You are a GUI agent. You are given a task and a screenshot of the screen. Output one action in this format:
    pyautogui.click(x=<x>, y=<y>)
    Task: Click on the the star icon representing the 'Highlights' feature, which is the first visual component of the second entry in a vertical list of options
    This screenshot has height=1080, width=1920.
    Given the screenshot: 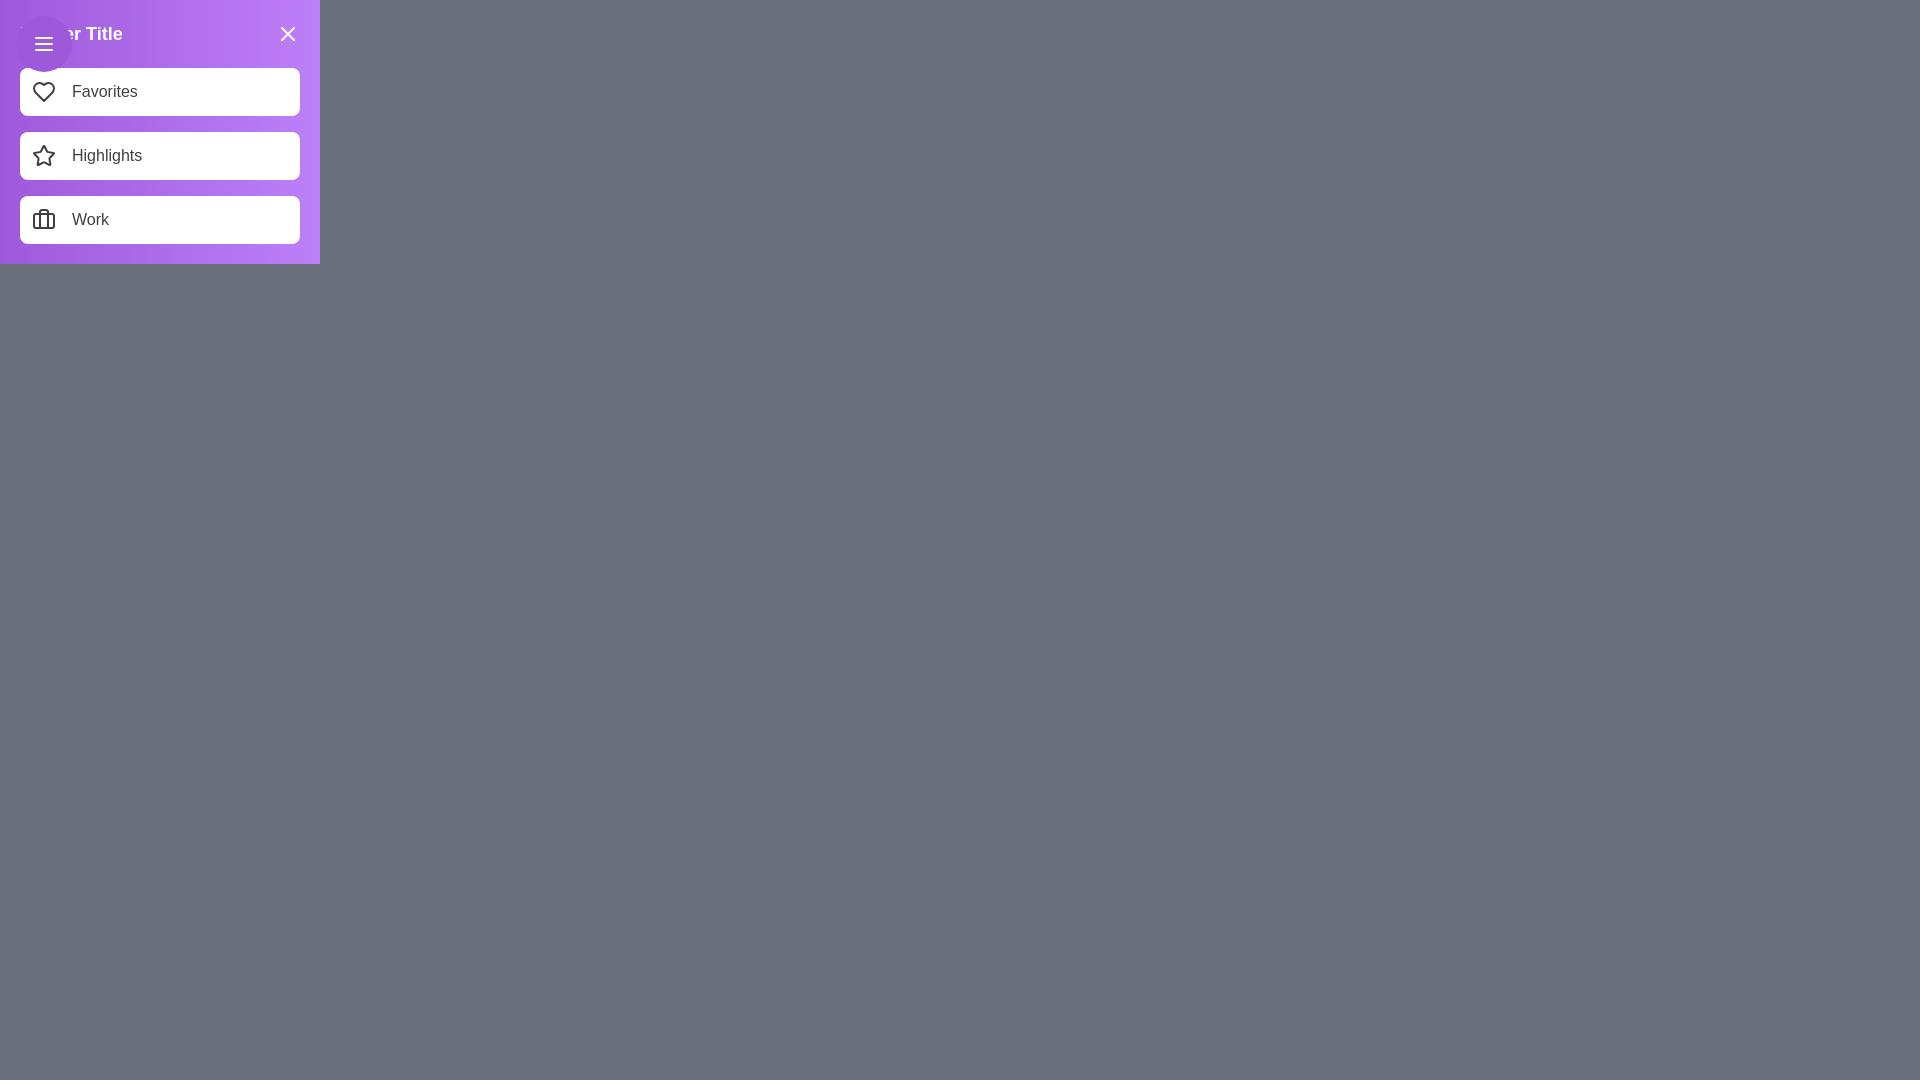 What is the action you would take?
    pyautogui.click(x=43, y=154)
    